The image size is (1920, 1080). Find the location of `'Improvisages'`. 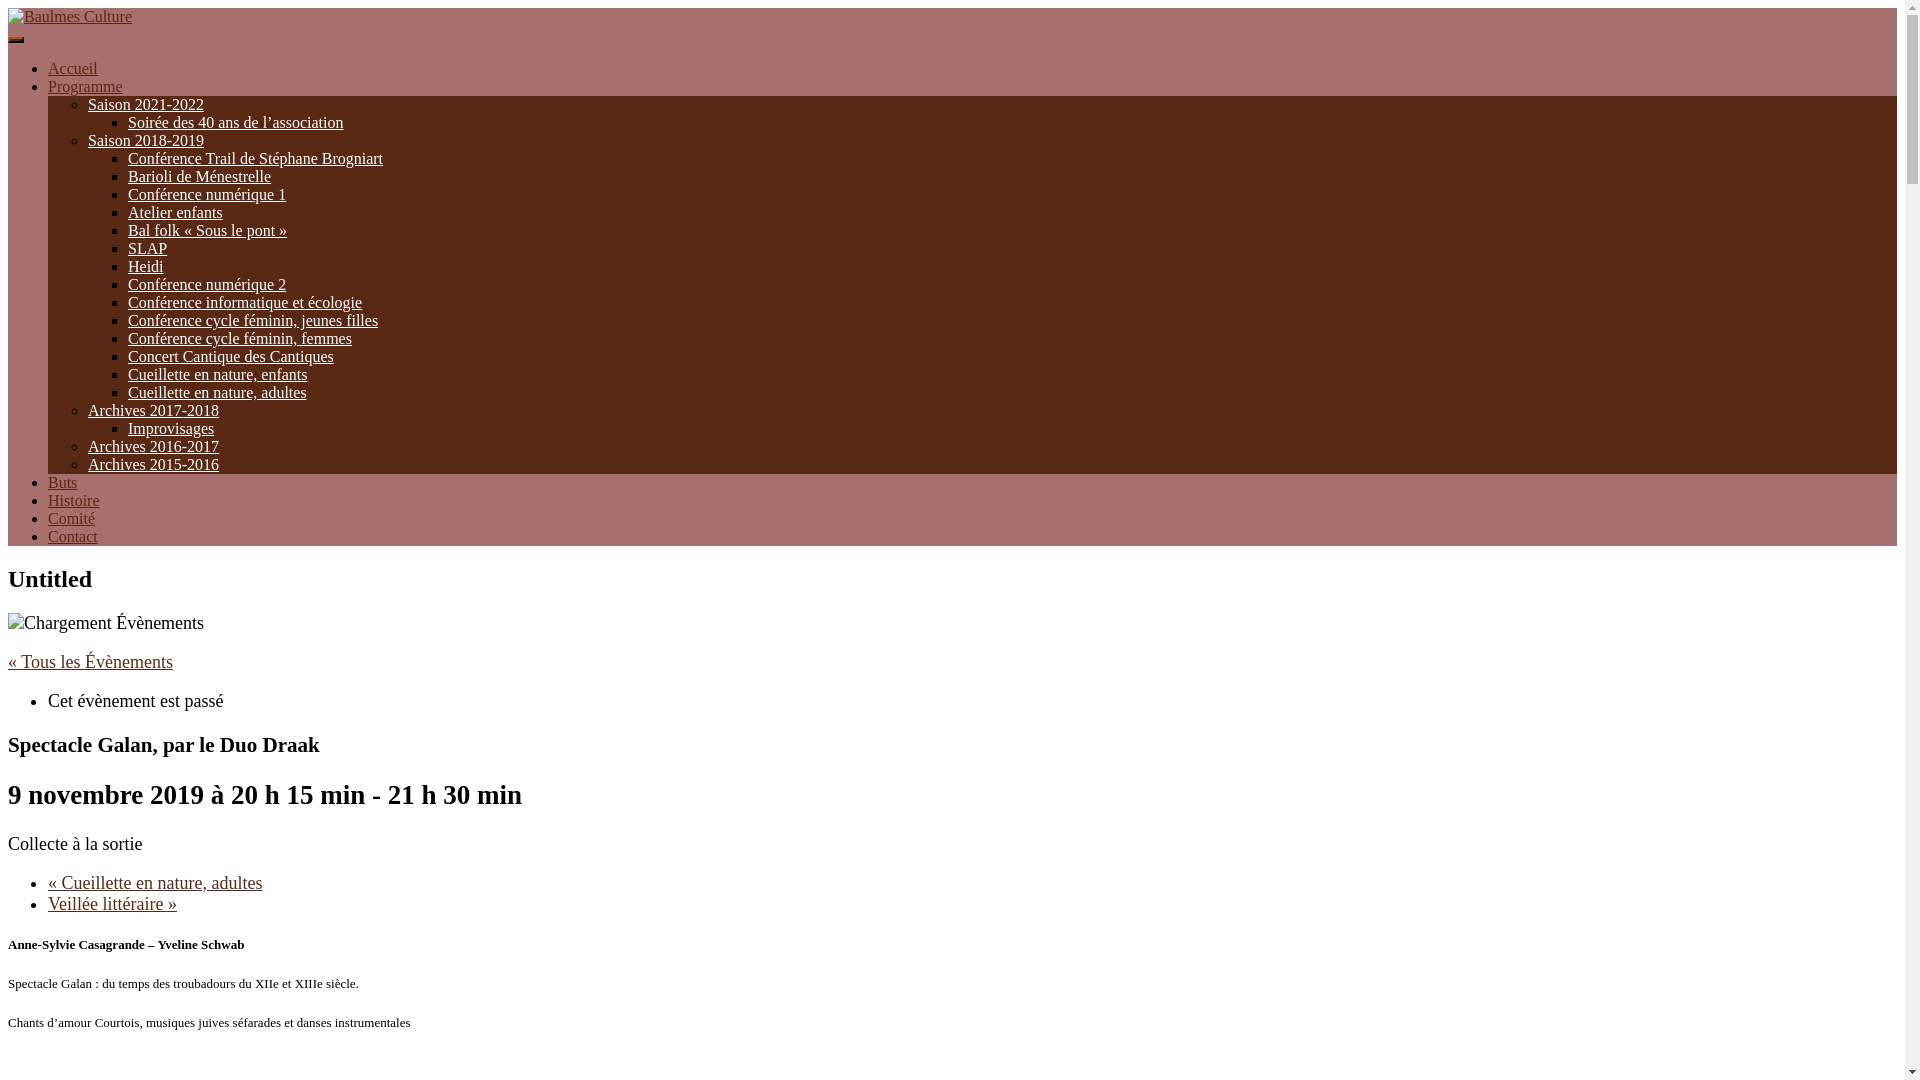

'Improvisages' is located at coordinates (171, 427).